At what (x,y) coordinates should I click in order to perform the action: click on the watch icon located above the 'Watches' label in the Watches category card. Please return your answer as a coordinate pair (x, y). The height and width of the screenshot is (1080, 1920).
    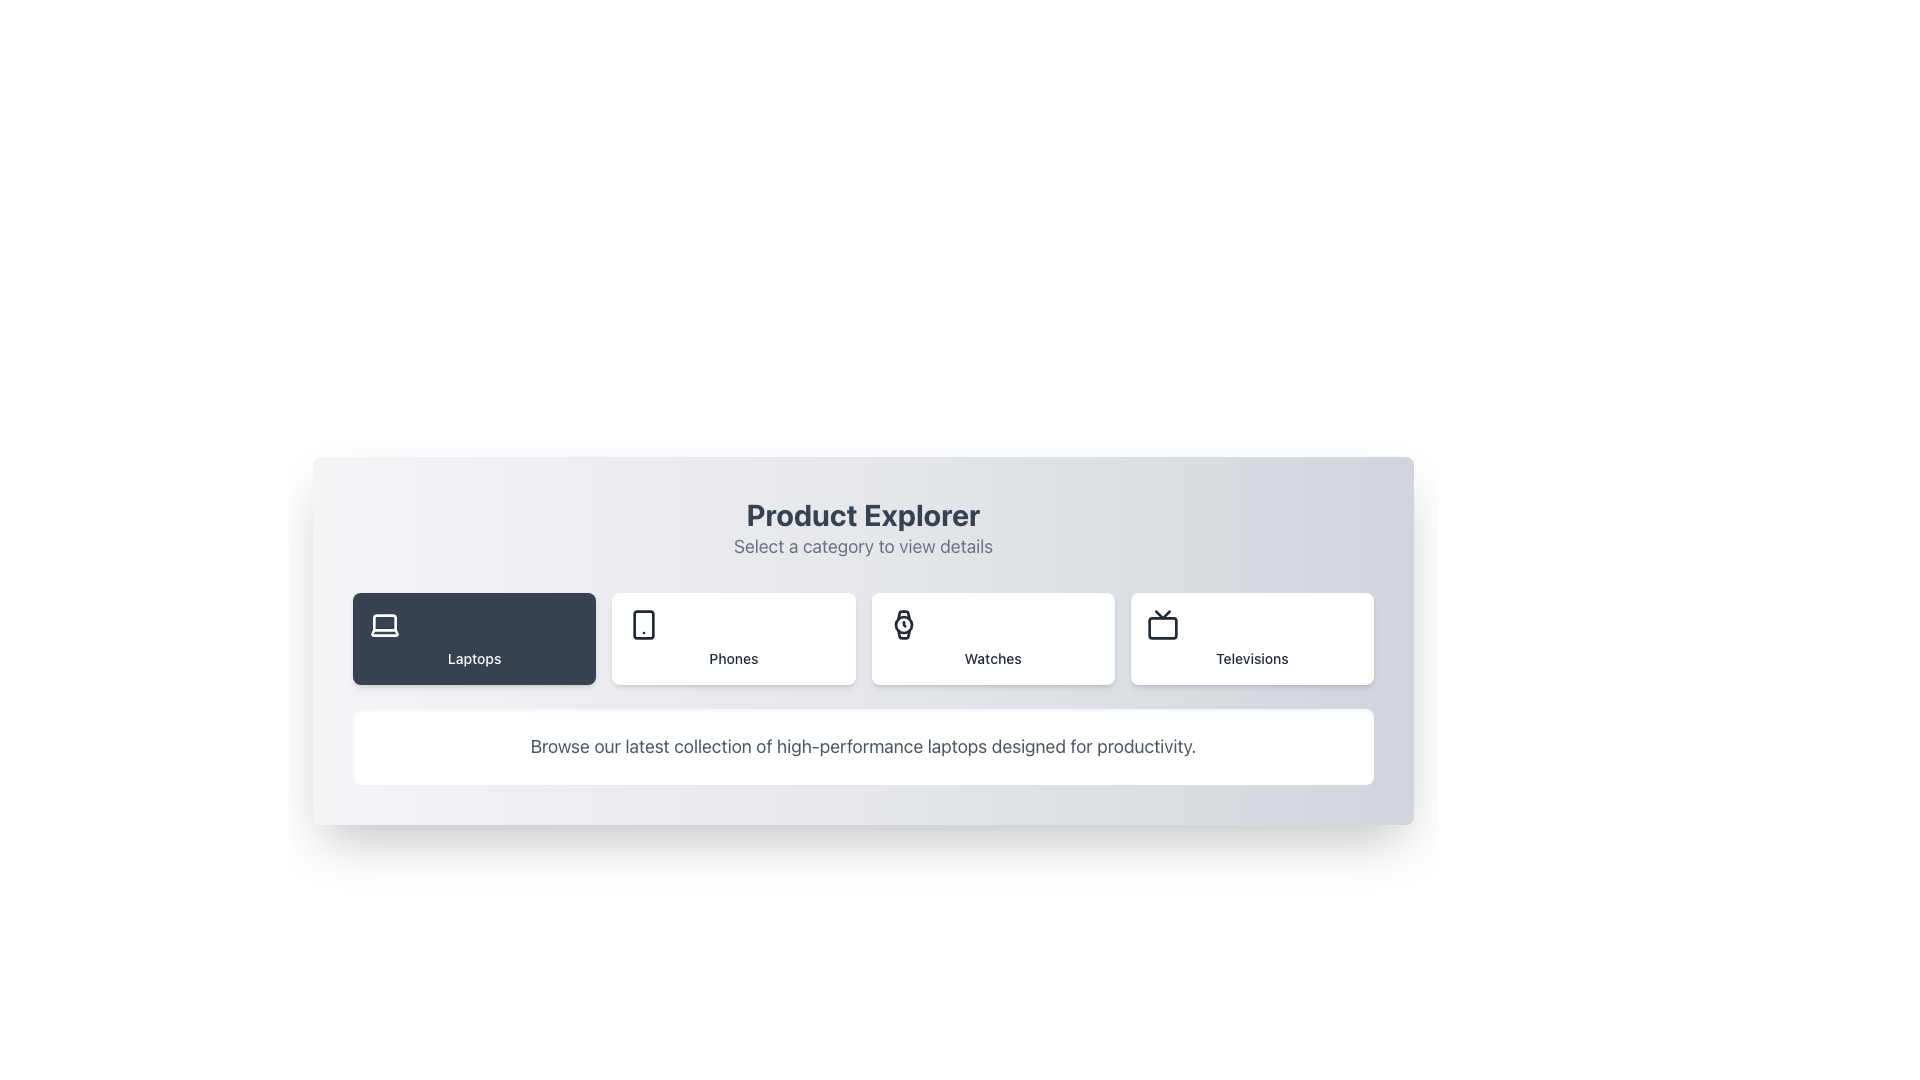
    Looking at the image, I should click on (902, 623).